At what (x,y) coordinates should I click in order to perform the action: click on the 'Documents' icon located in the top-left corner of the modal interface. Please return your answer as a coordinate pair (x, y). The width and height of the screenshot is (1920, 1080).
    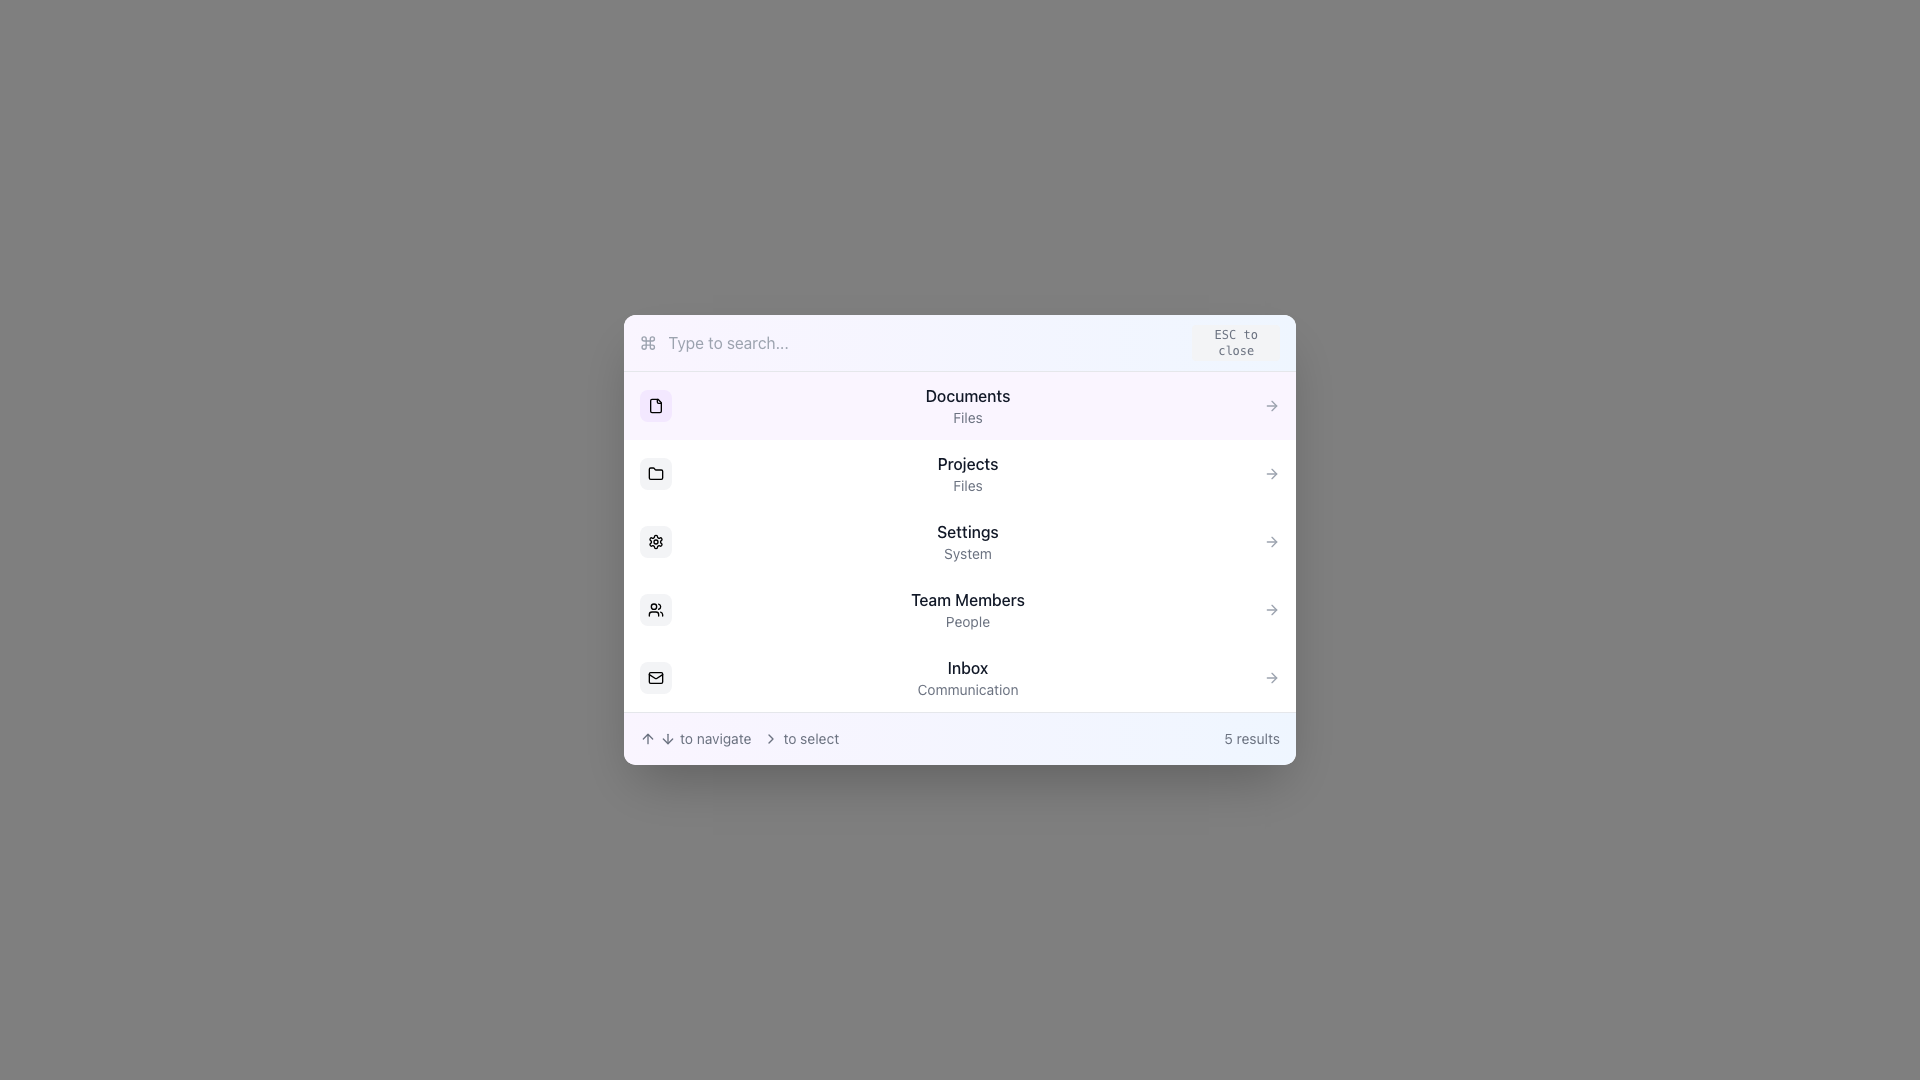
    Looking at the image, I should click on (656, 405).